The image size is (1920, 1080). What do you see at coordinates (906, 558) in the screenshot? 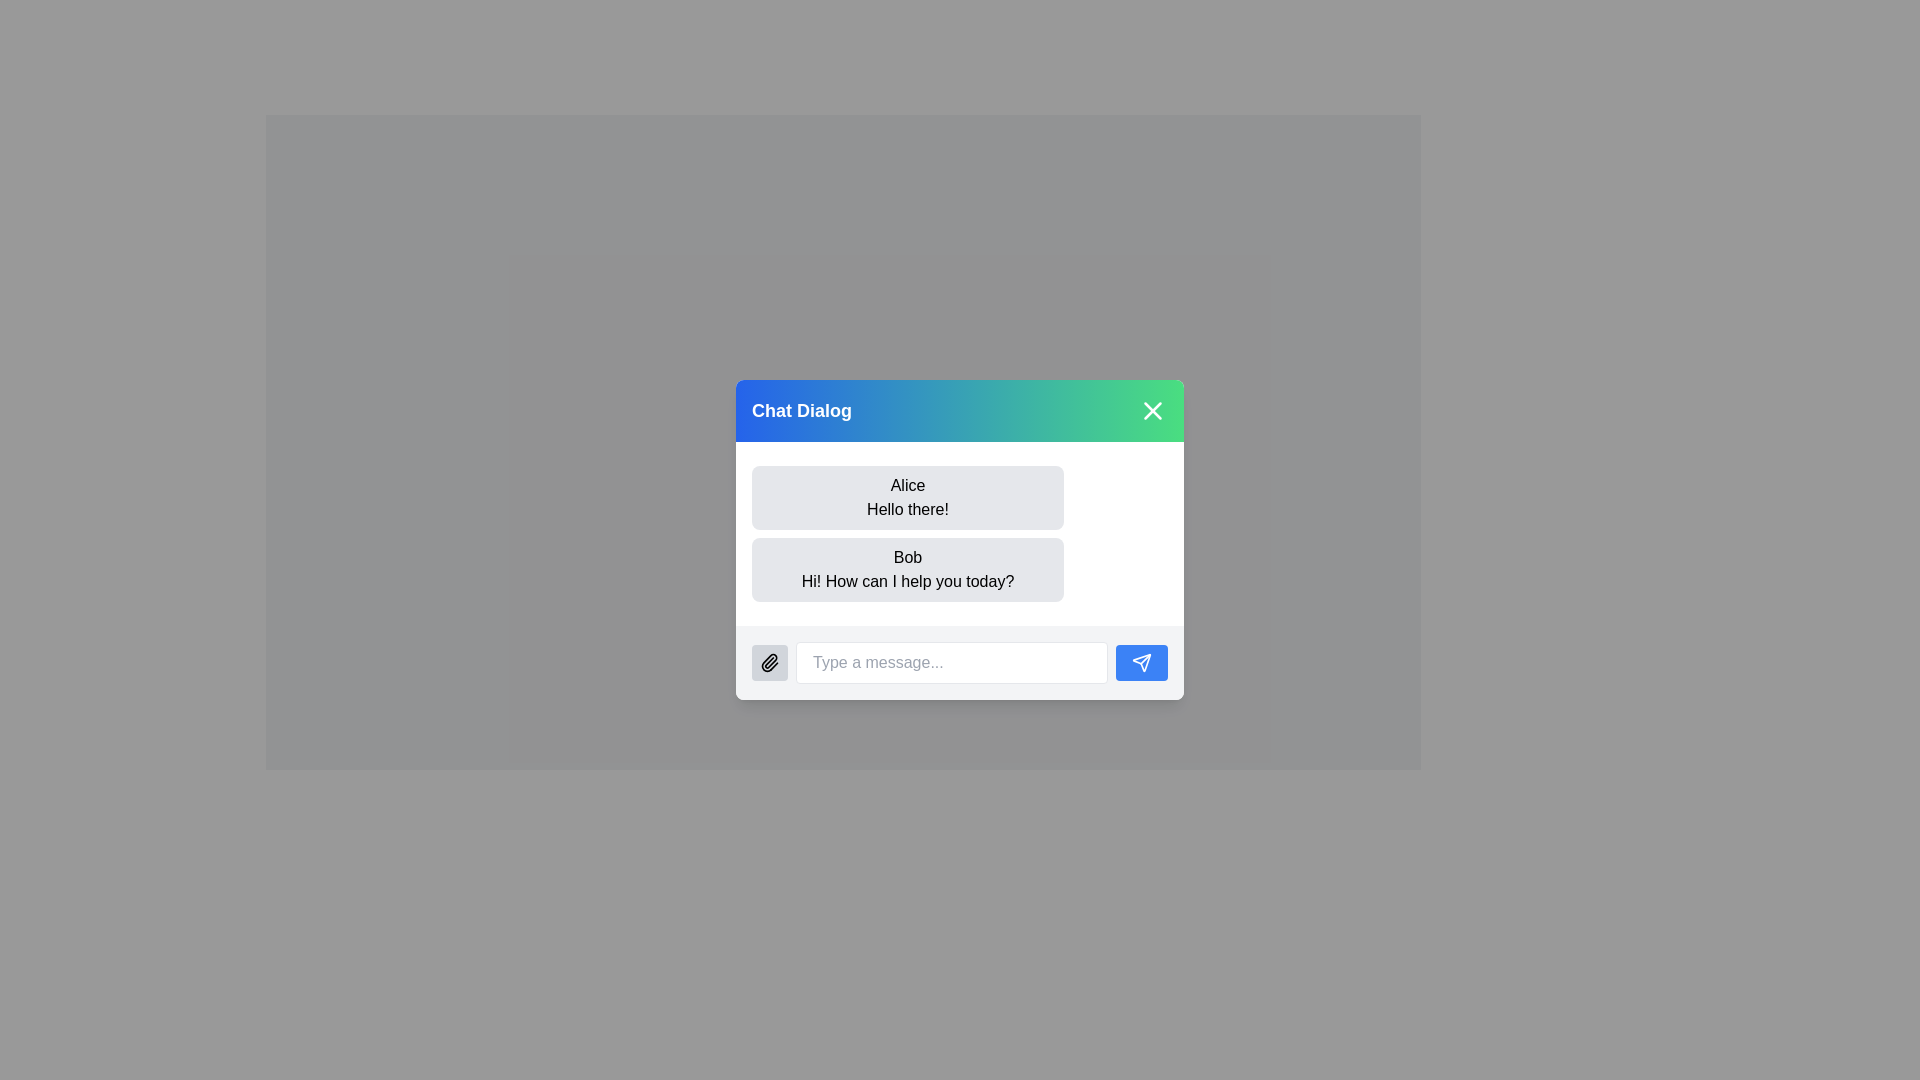
I see `the Text label displaying 'Bob' in bold within the chat interface, located at the top of a message block` at bounding box center [906, 558].